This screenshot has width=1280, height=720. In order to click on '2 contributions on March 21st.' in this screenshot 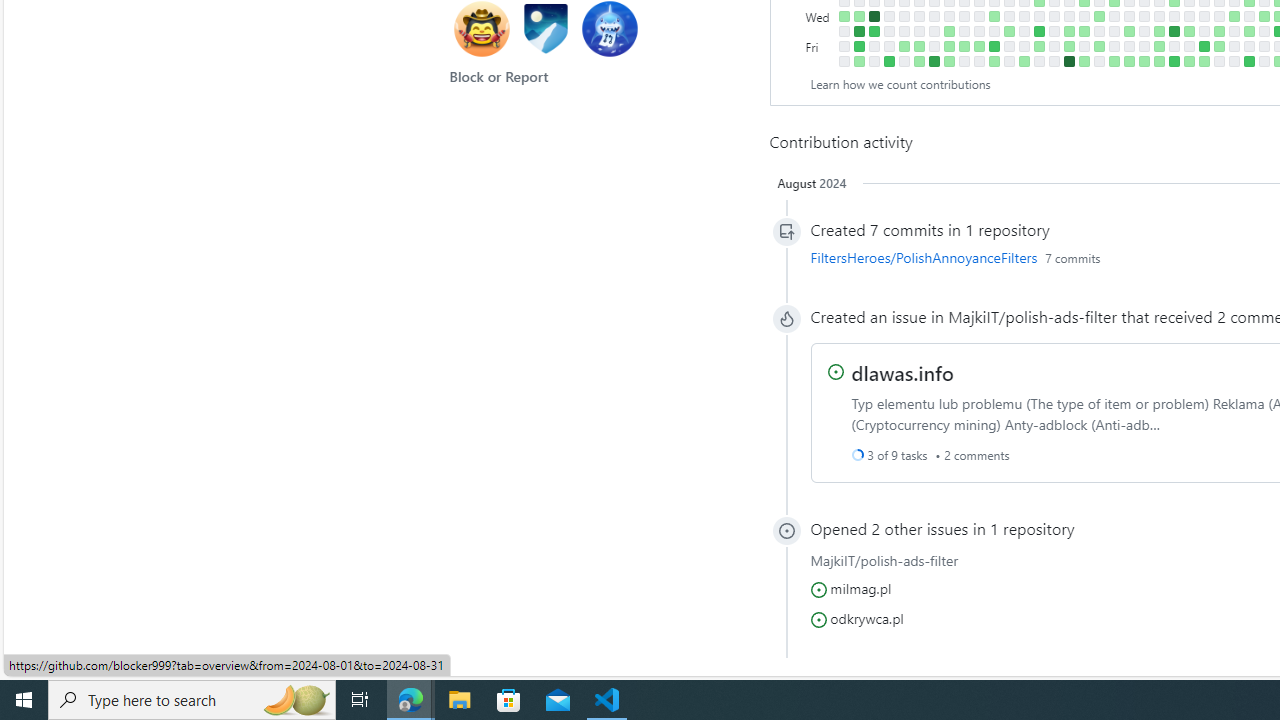, I will do `click(1009, 31)`.